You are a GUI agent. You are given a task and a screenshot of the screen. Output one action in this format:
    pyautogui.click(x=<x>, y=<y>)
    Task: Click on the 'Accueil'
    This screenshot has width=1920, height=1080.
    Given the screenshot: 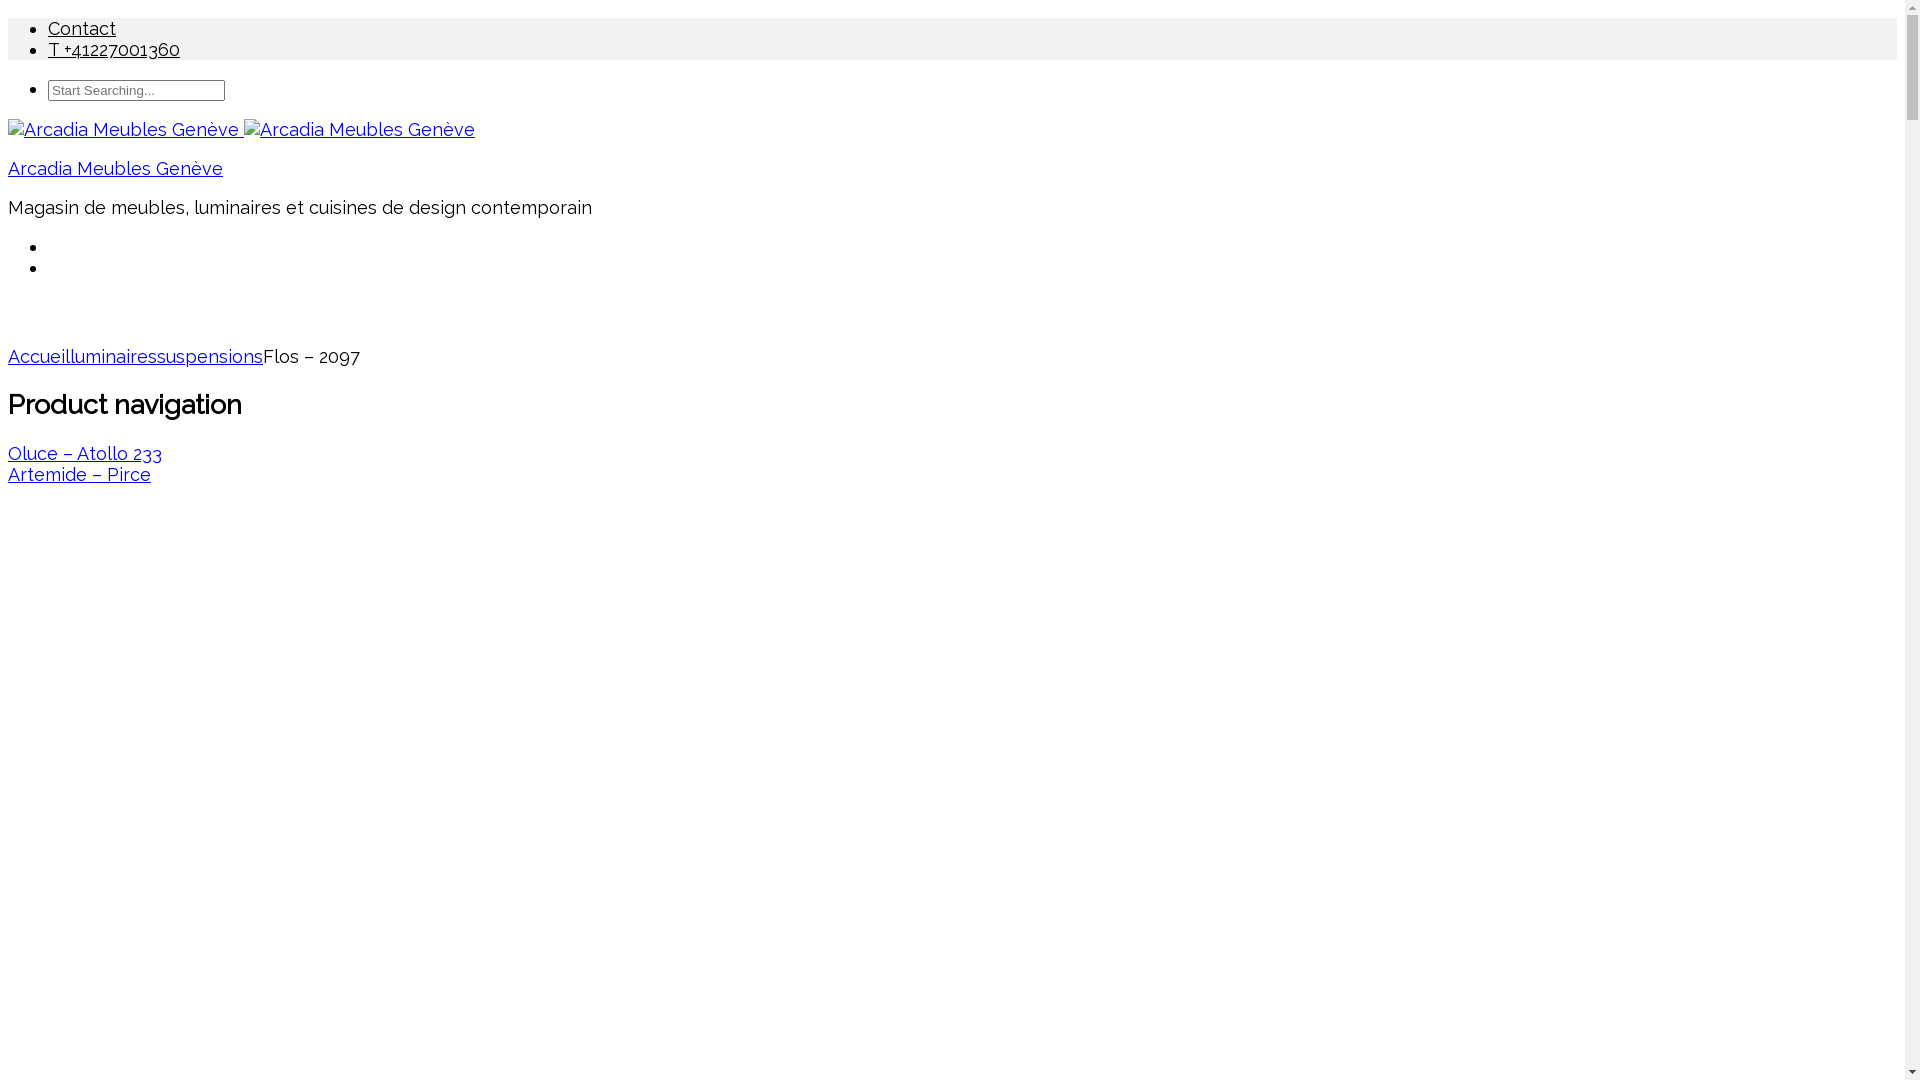 What is the action you would take?
    pyautogui.click(x=38, y=355)
    